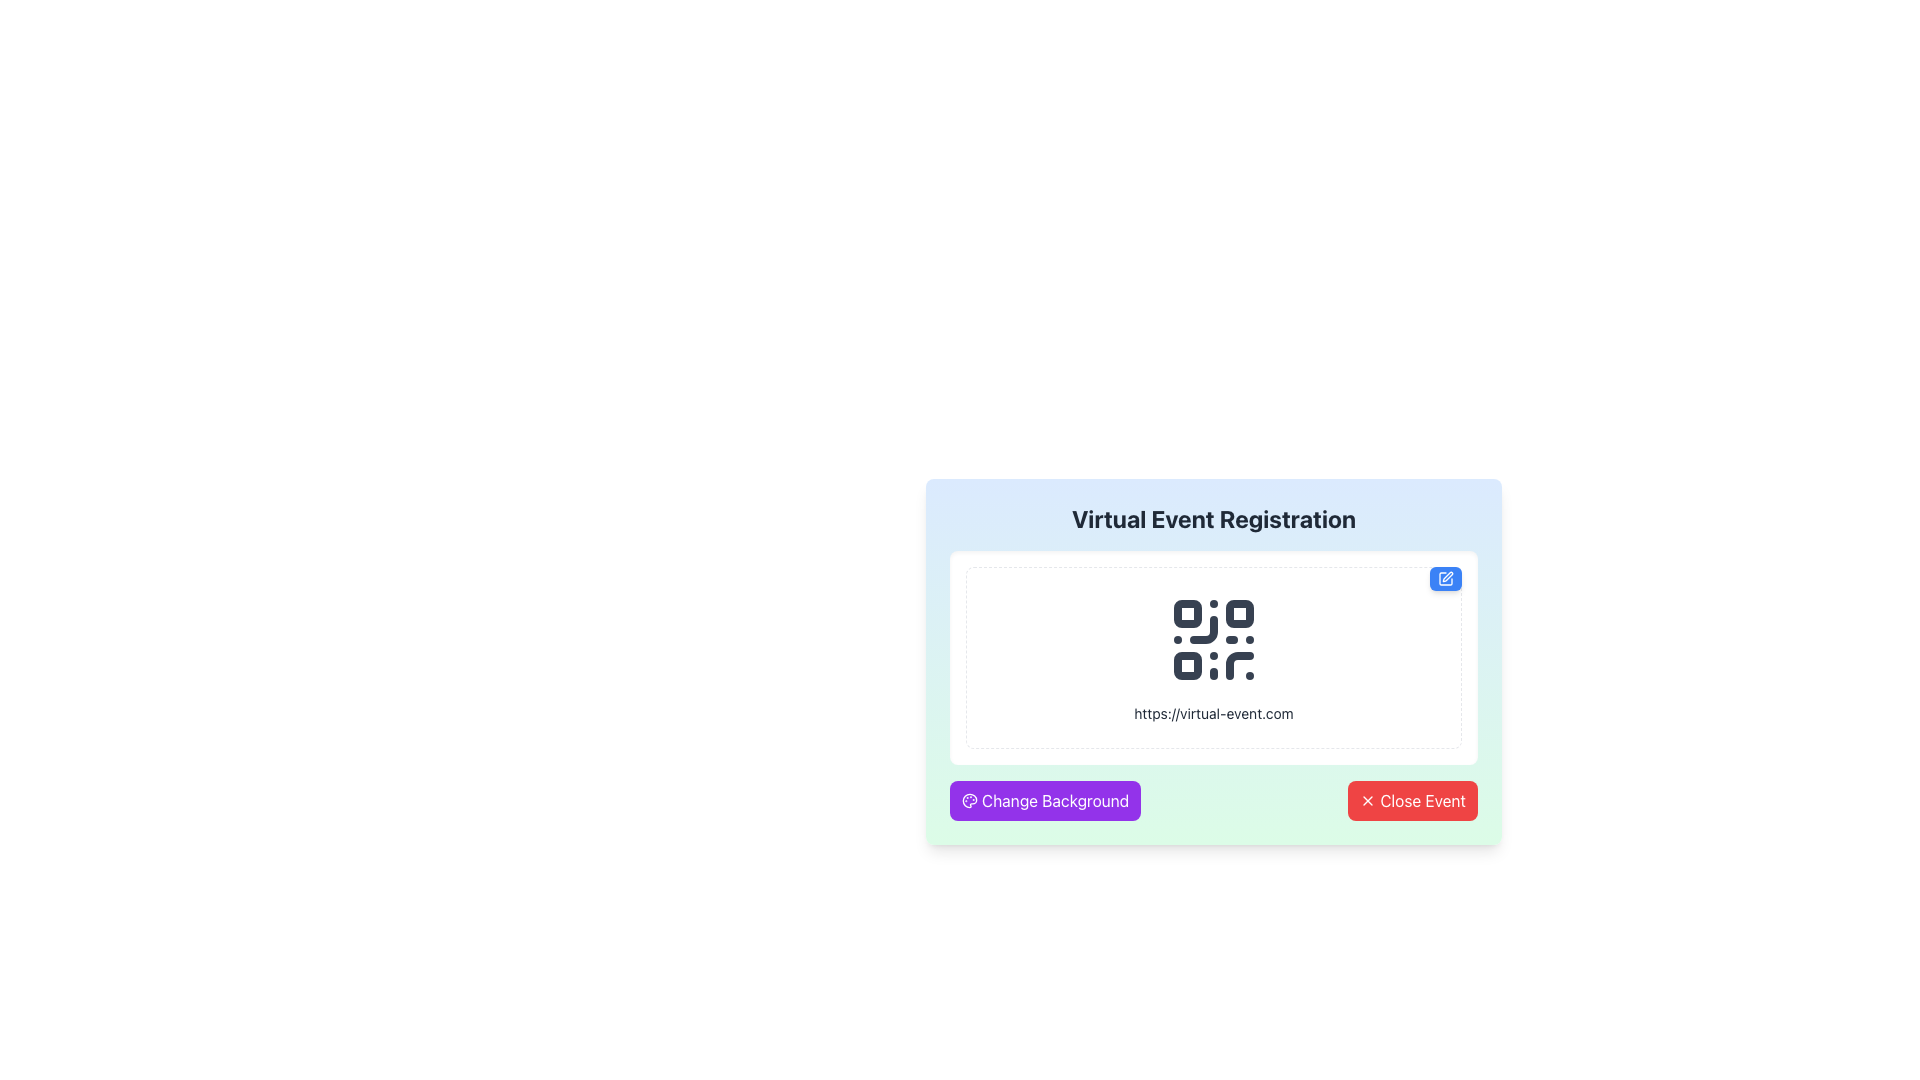 The height and width of the screenshot is (1080, 1920). Describe the element at coordinates (1188, 612) in the screenshot. I see `the small, square-shaped component with rounded corners in the top-left corner of the QR code within the 'Virtual Event Registration' modal` at that location.